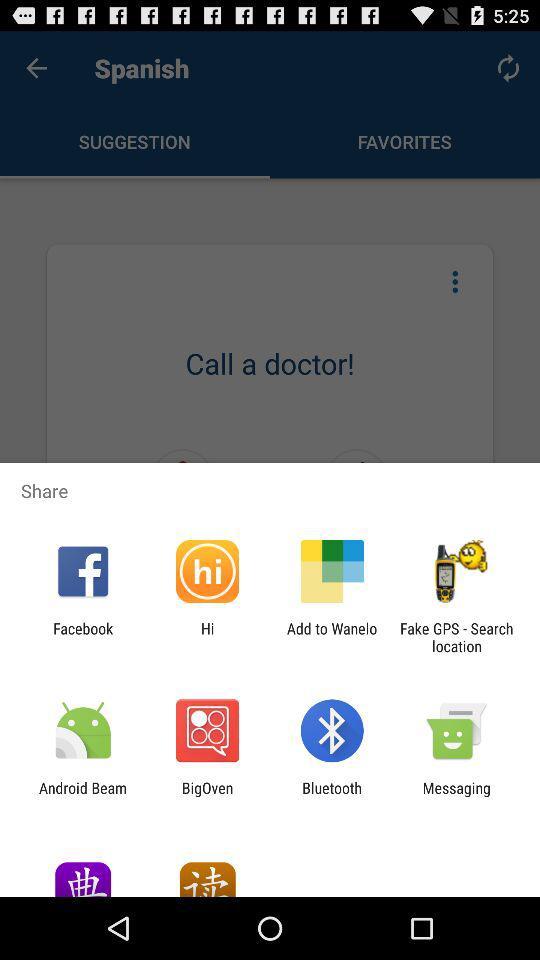  What do you see at coordinates (332, 636) in the screenshot?
I see `app to the left of the fake gps search app` at bounding box center [332, 636].